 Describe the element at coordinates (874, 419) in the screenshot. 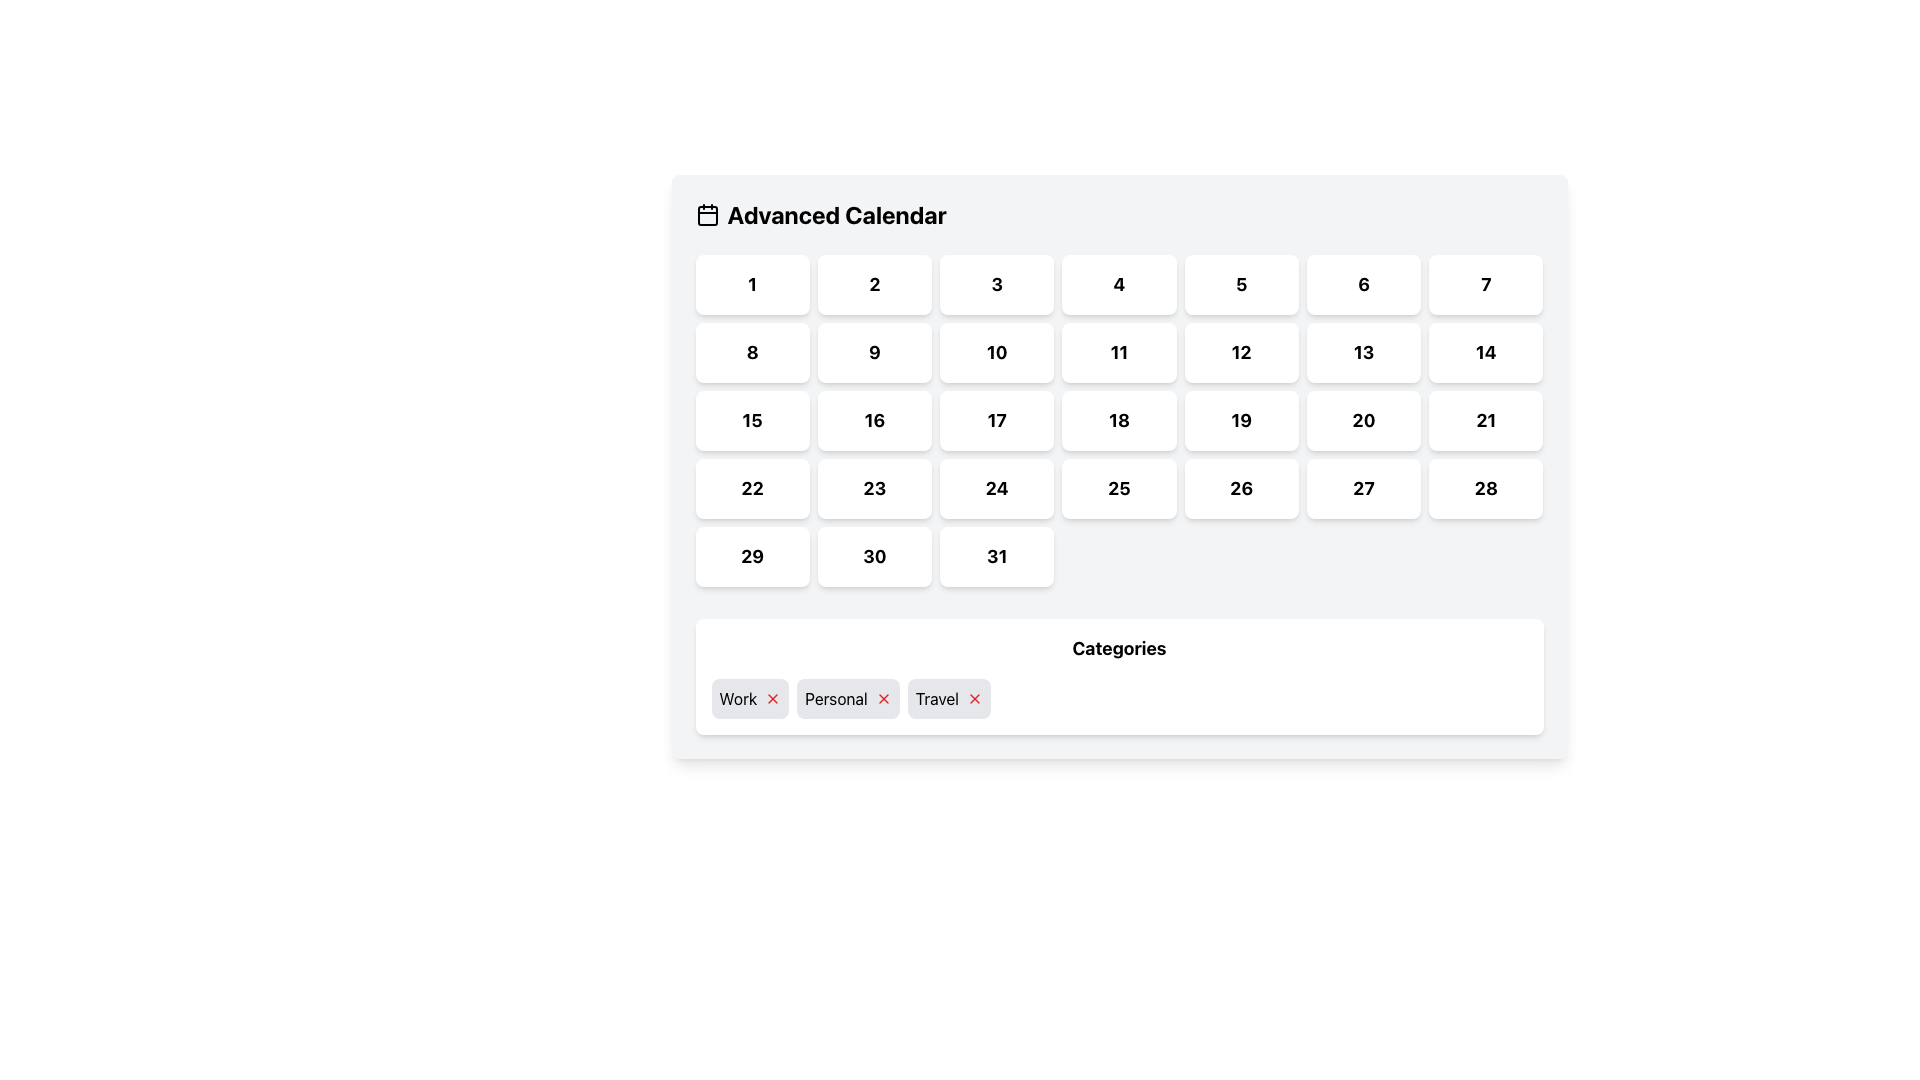

I see `the rectangular button with rounded corners displaying the number '16' in bold black text, located in the fourth row and second column of the calendar grid` at that location.